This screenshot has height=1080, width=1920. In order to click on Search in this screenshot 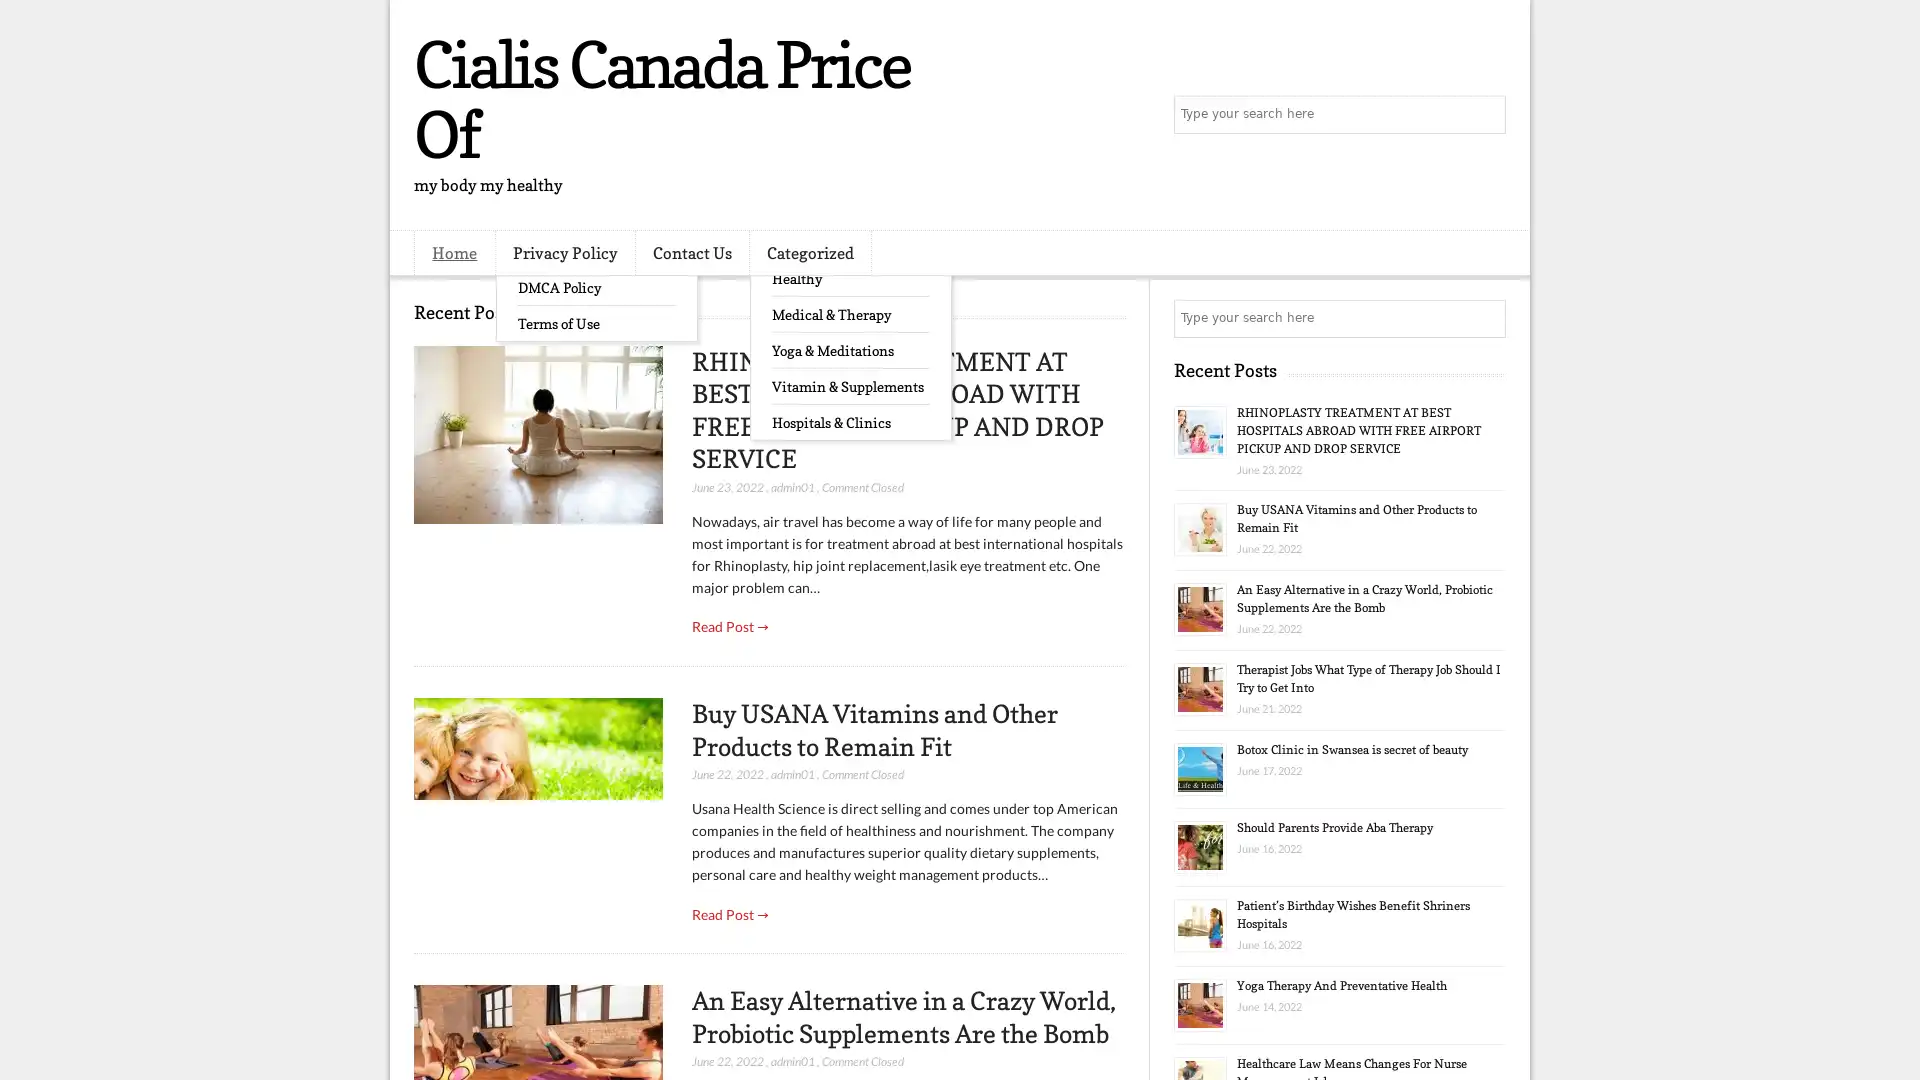, I will do `click(1485, 115)`.